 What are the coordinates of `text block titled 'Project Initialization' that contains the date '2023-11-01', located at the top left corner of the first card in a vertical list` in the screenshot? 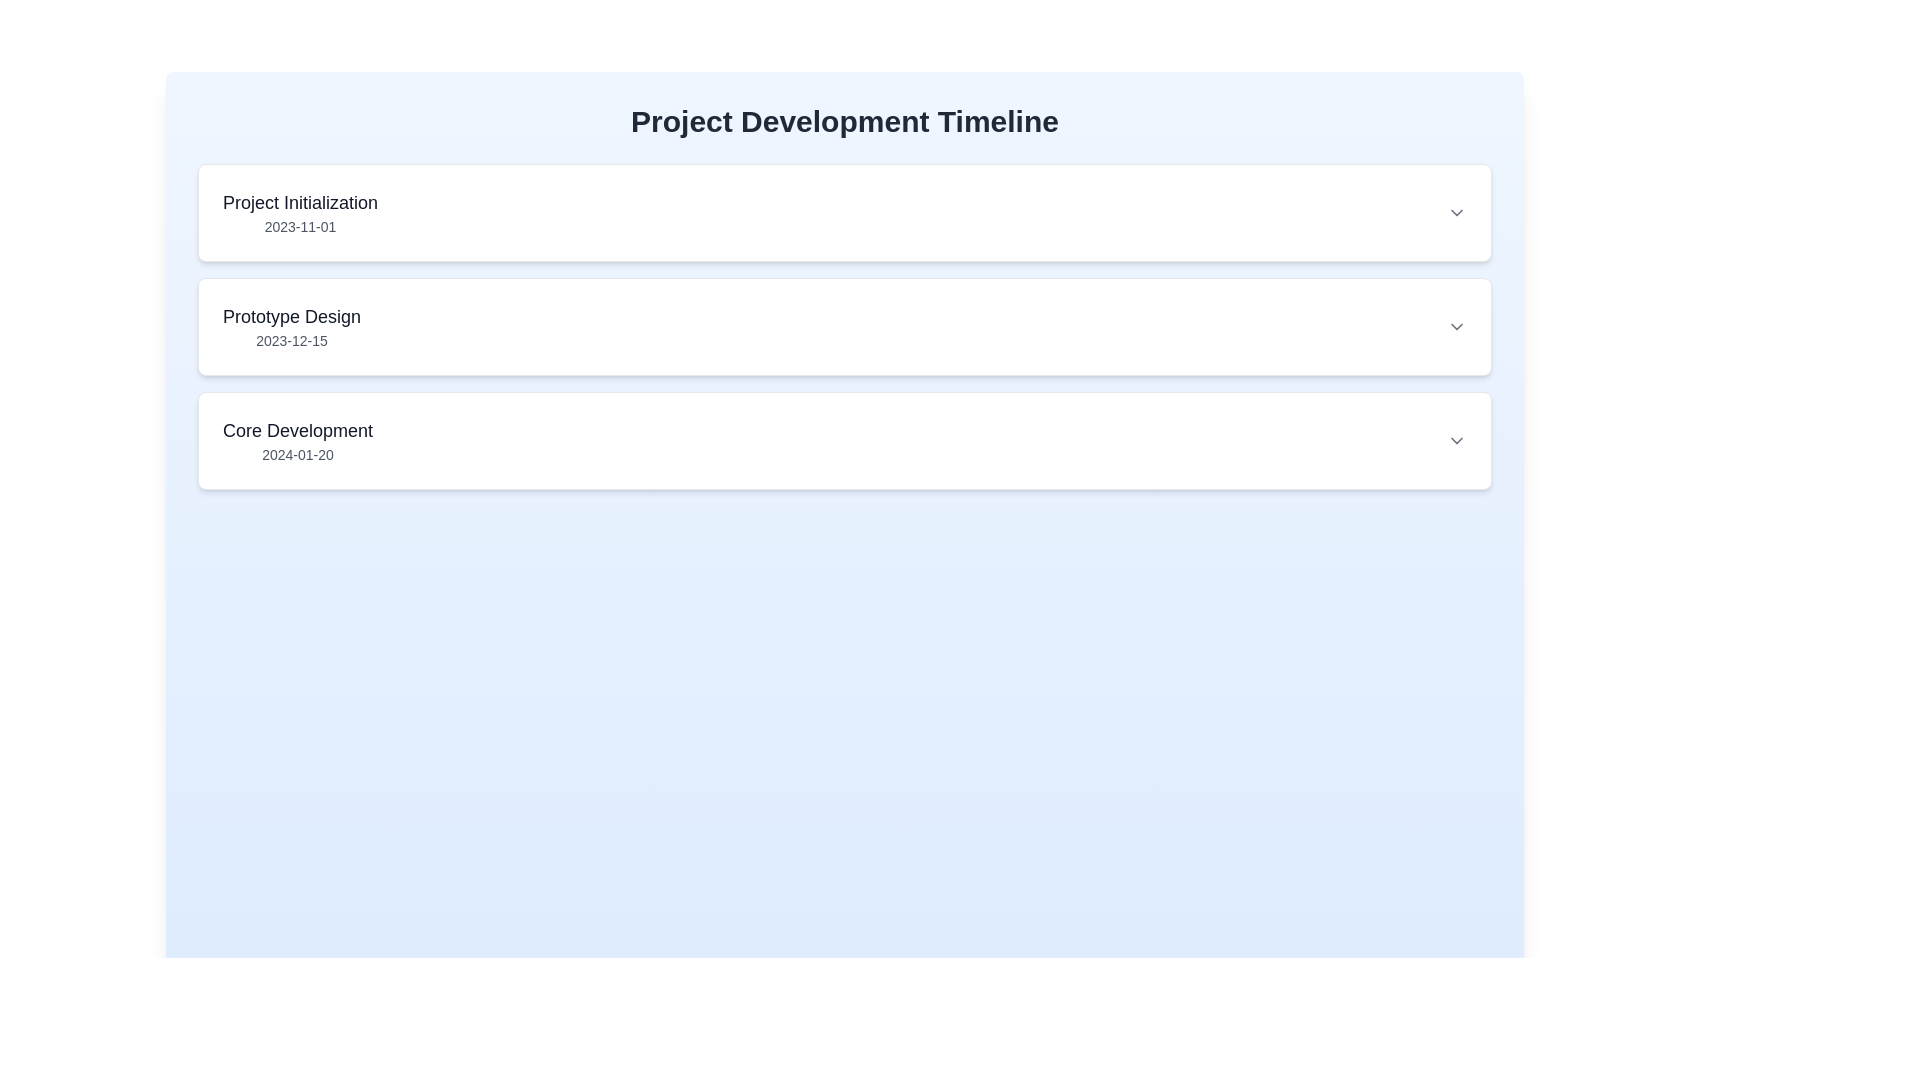 It's located at (299, 212).